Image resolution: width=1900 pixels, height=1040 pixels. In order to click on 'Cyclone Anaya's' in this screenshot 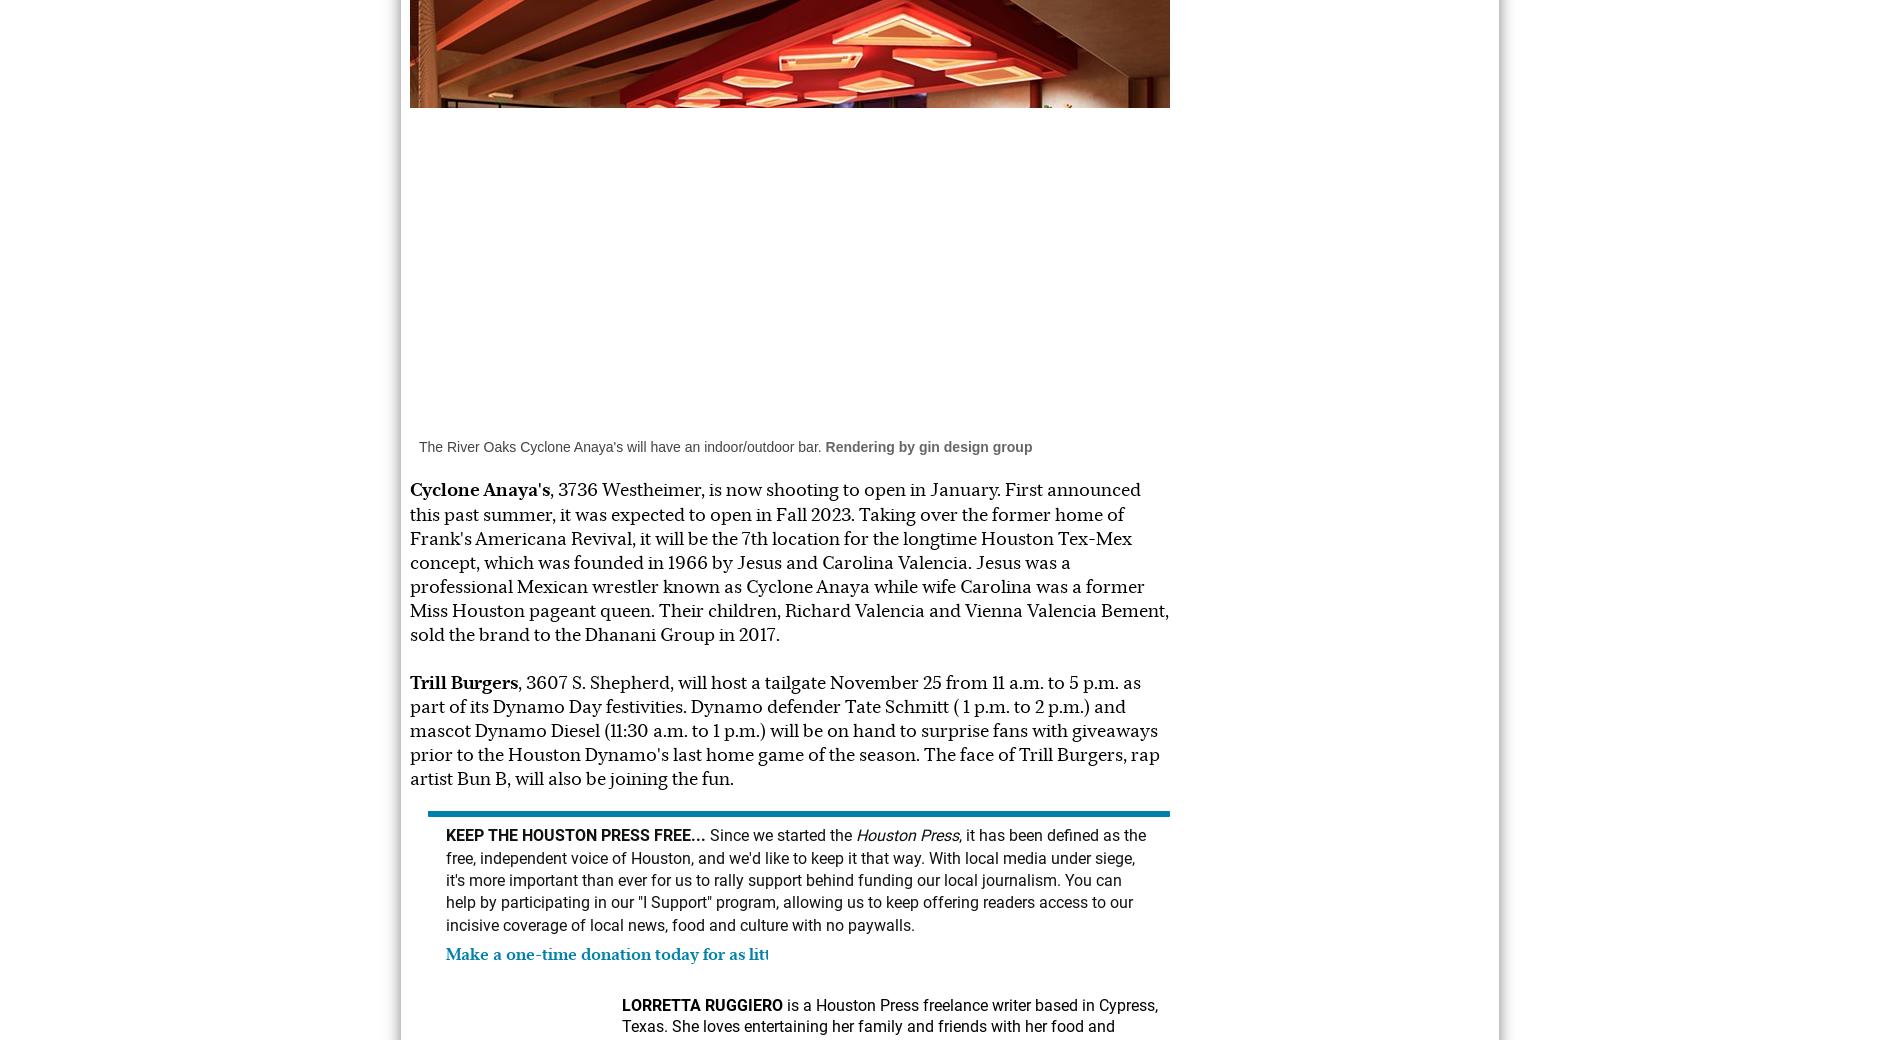, I will do `click(479, 490)`.